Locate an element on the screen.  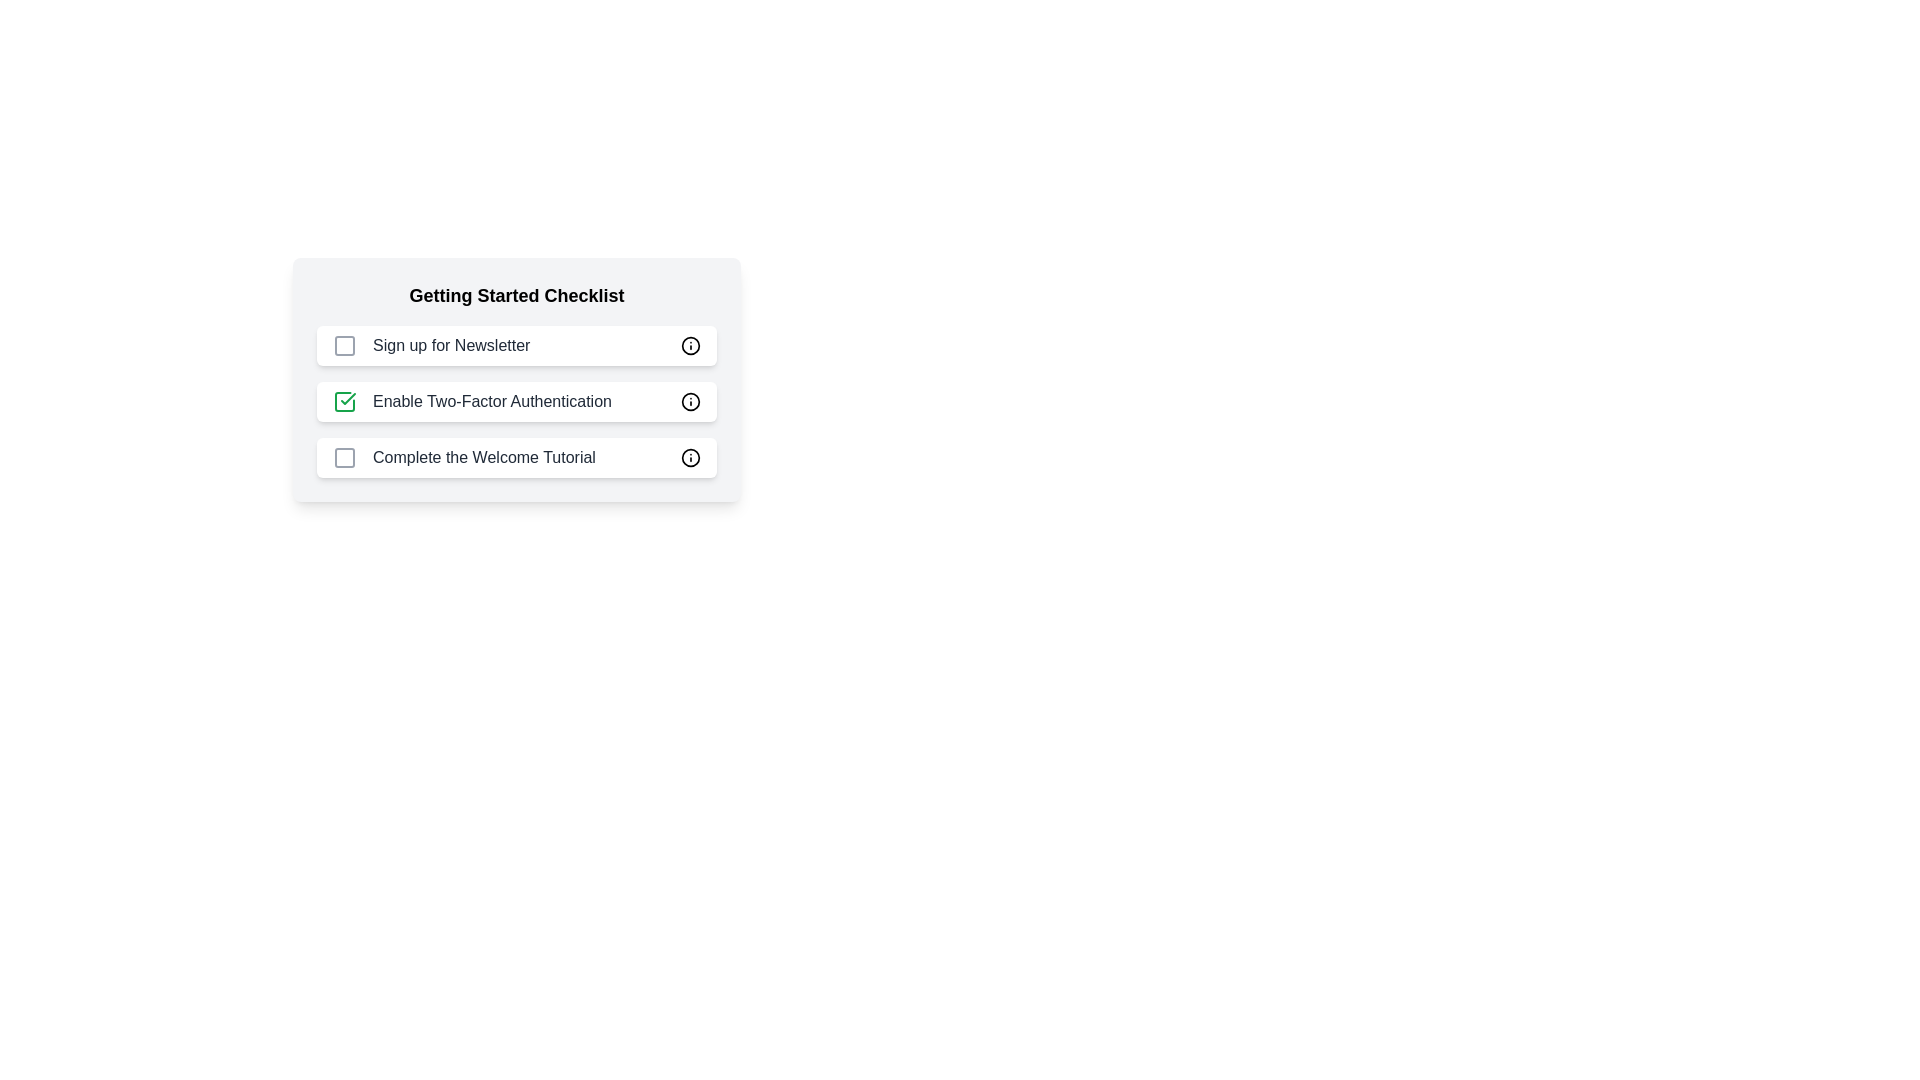
the green checkmark icon that indicates the completion of the 'Enable Two-Factor Authentication' checklist item is located at coordinates (348, 398).